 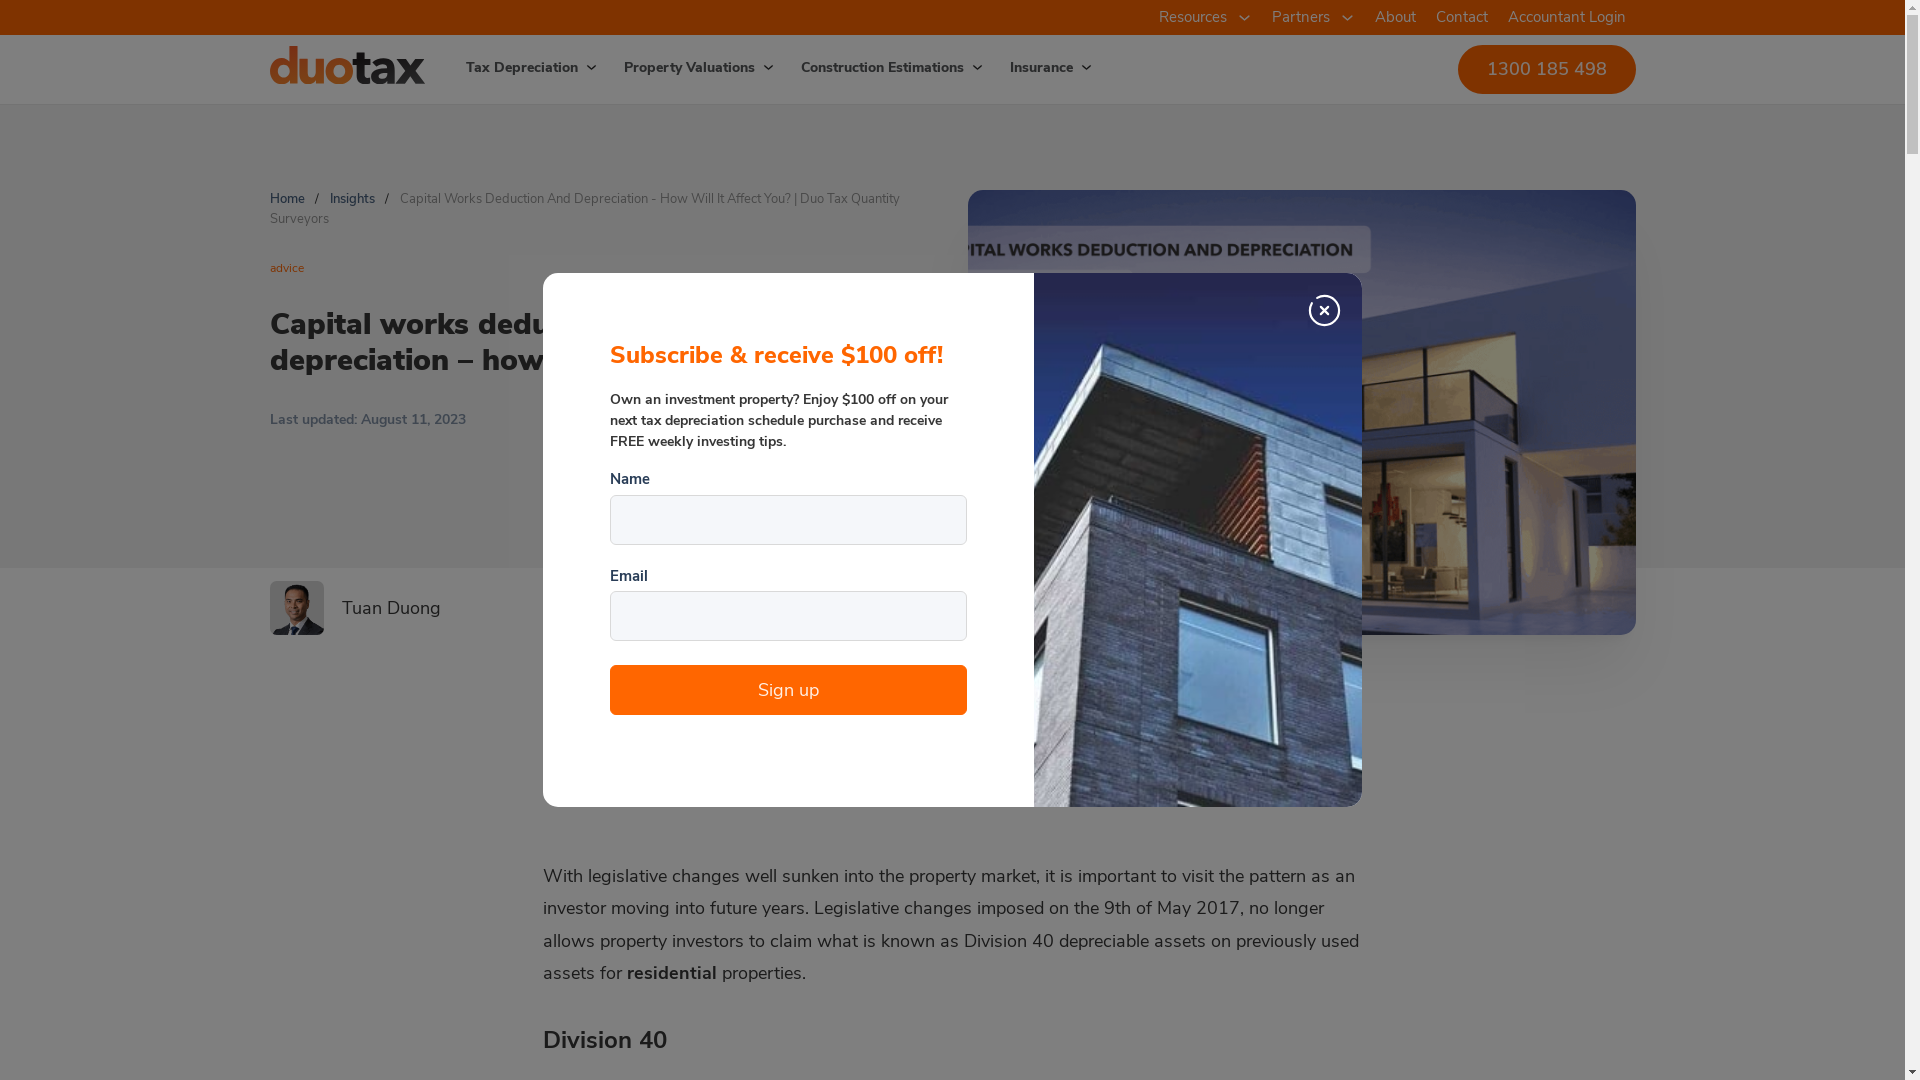 I want to click on 'Sign up', so click(x=787, y=689).